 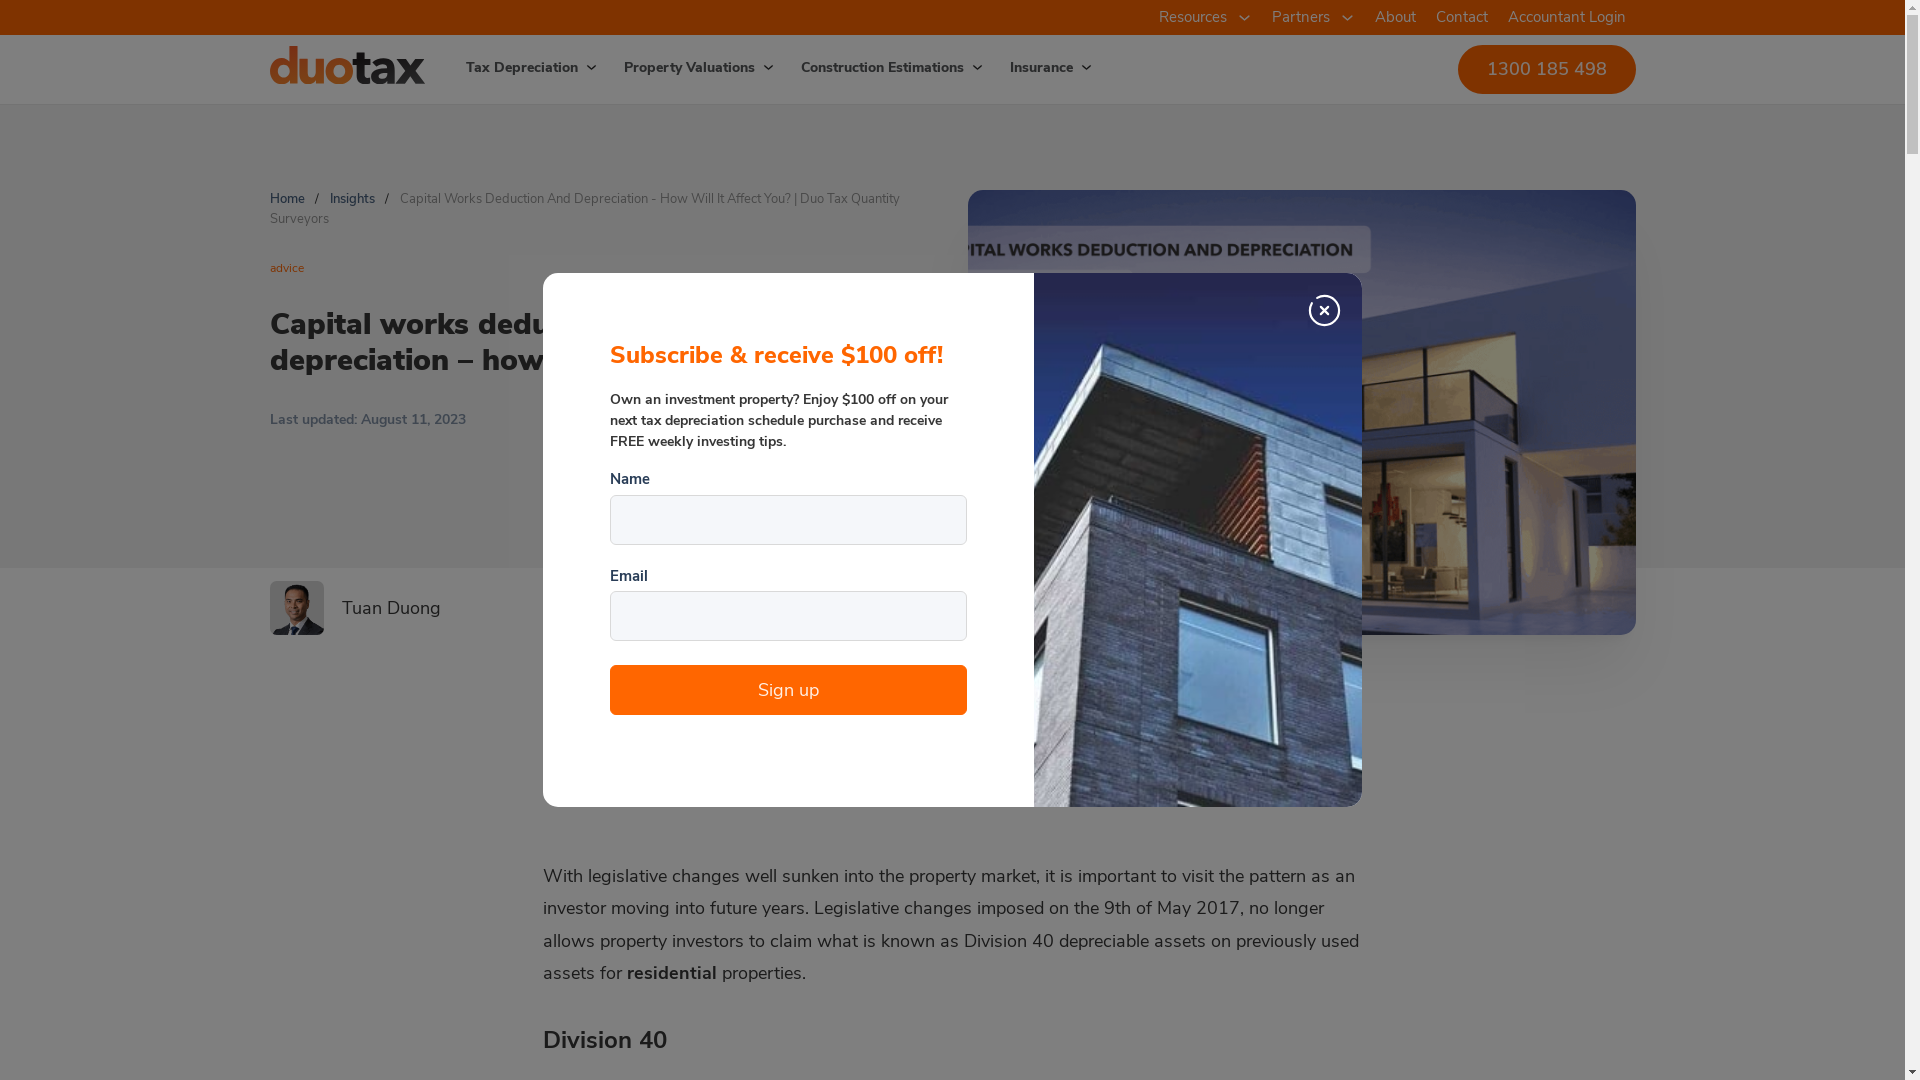 I want to click on 'Sign up', so click(x=787, y=689).